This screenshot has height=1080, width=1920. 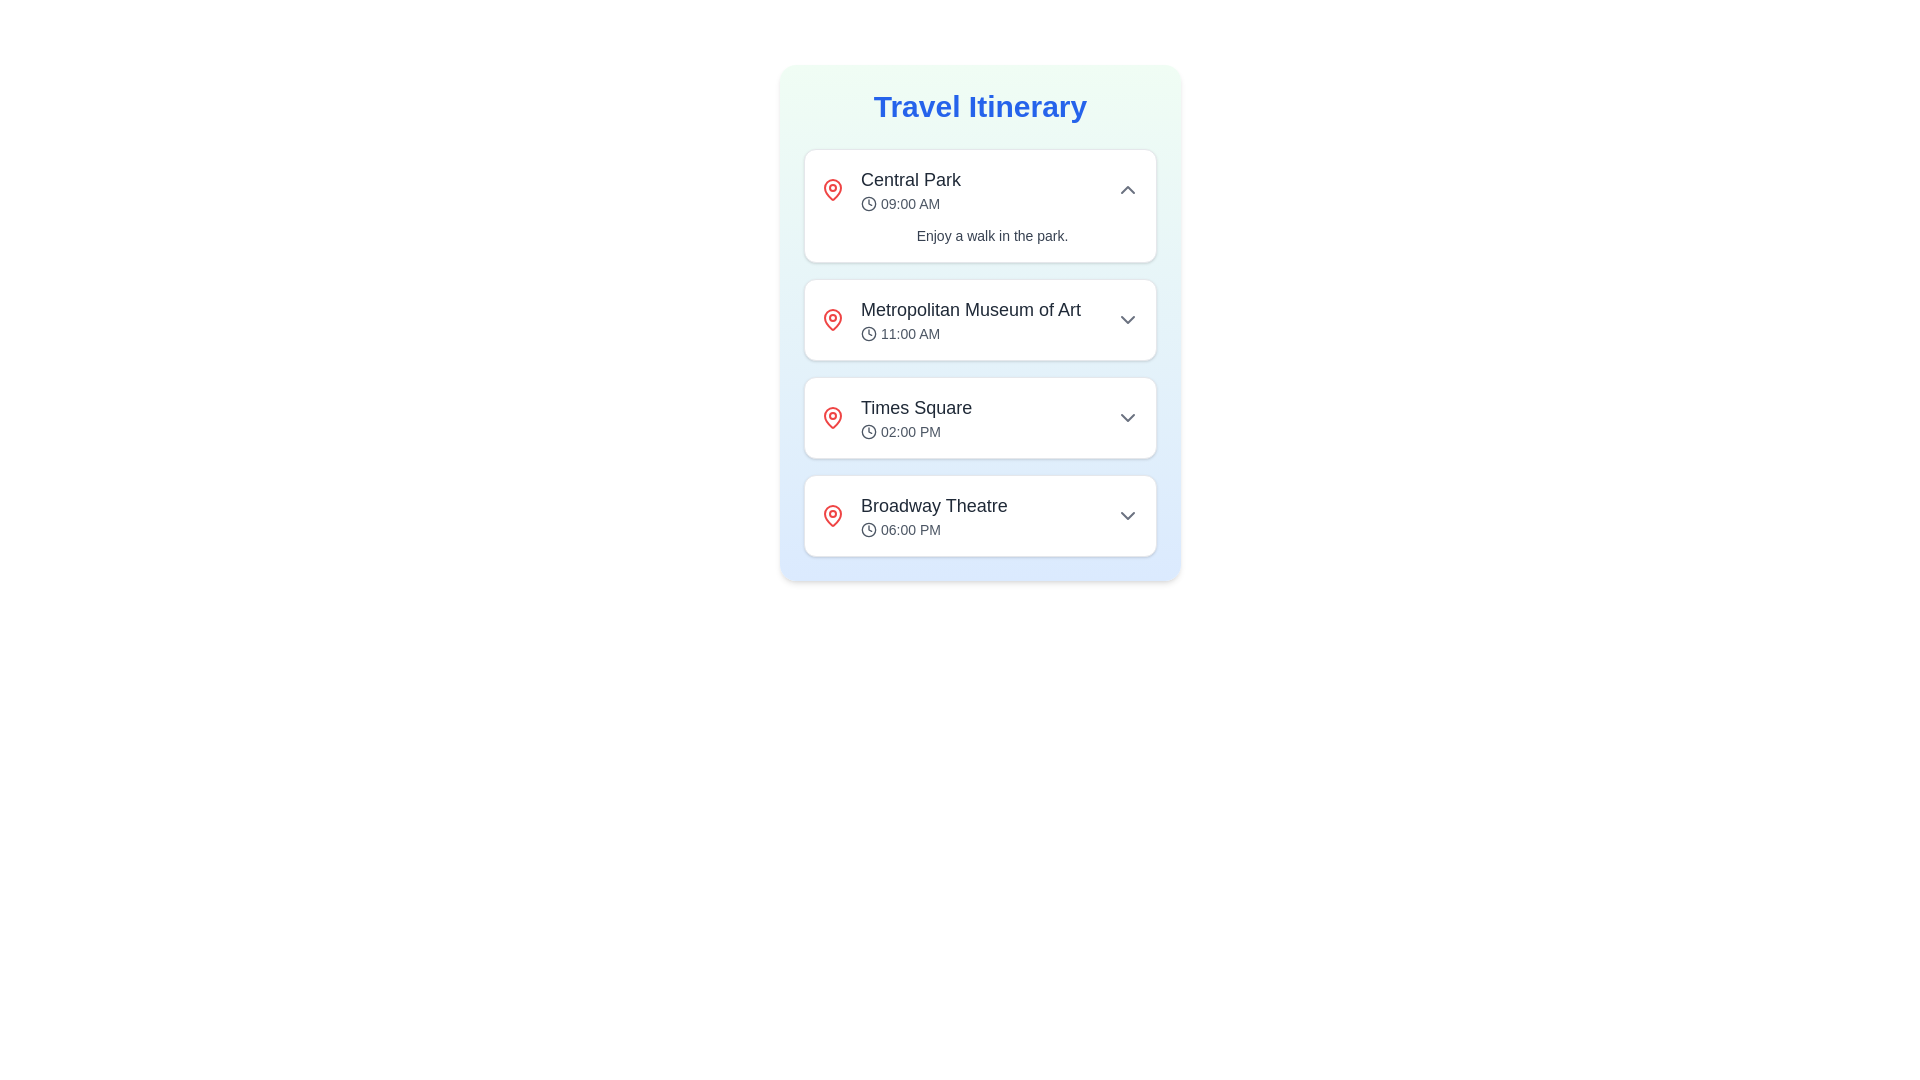 I want to click on the clock icon element that visually represents the time for the itinerary item 'Metropolitan Museum of Art' at '11:00 AM', located closely aligned to the left of the displayed time, so click(x=868, y=333).